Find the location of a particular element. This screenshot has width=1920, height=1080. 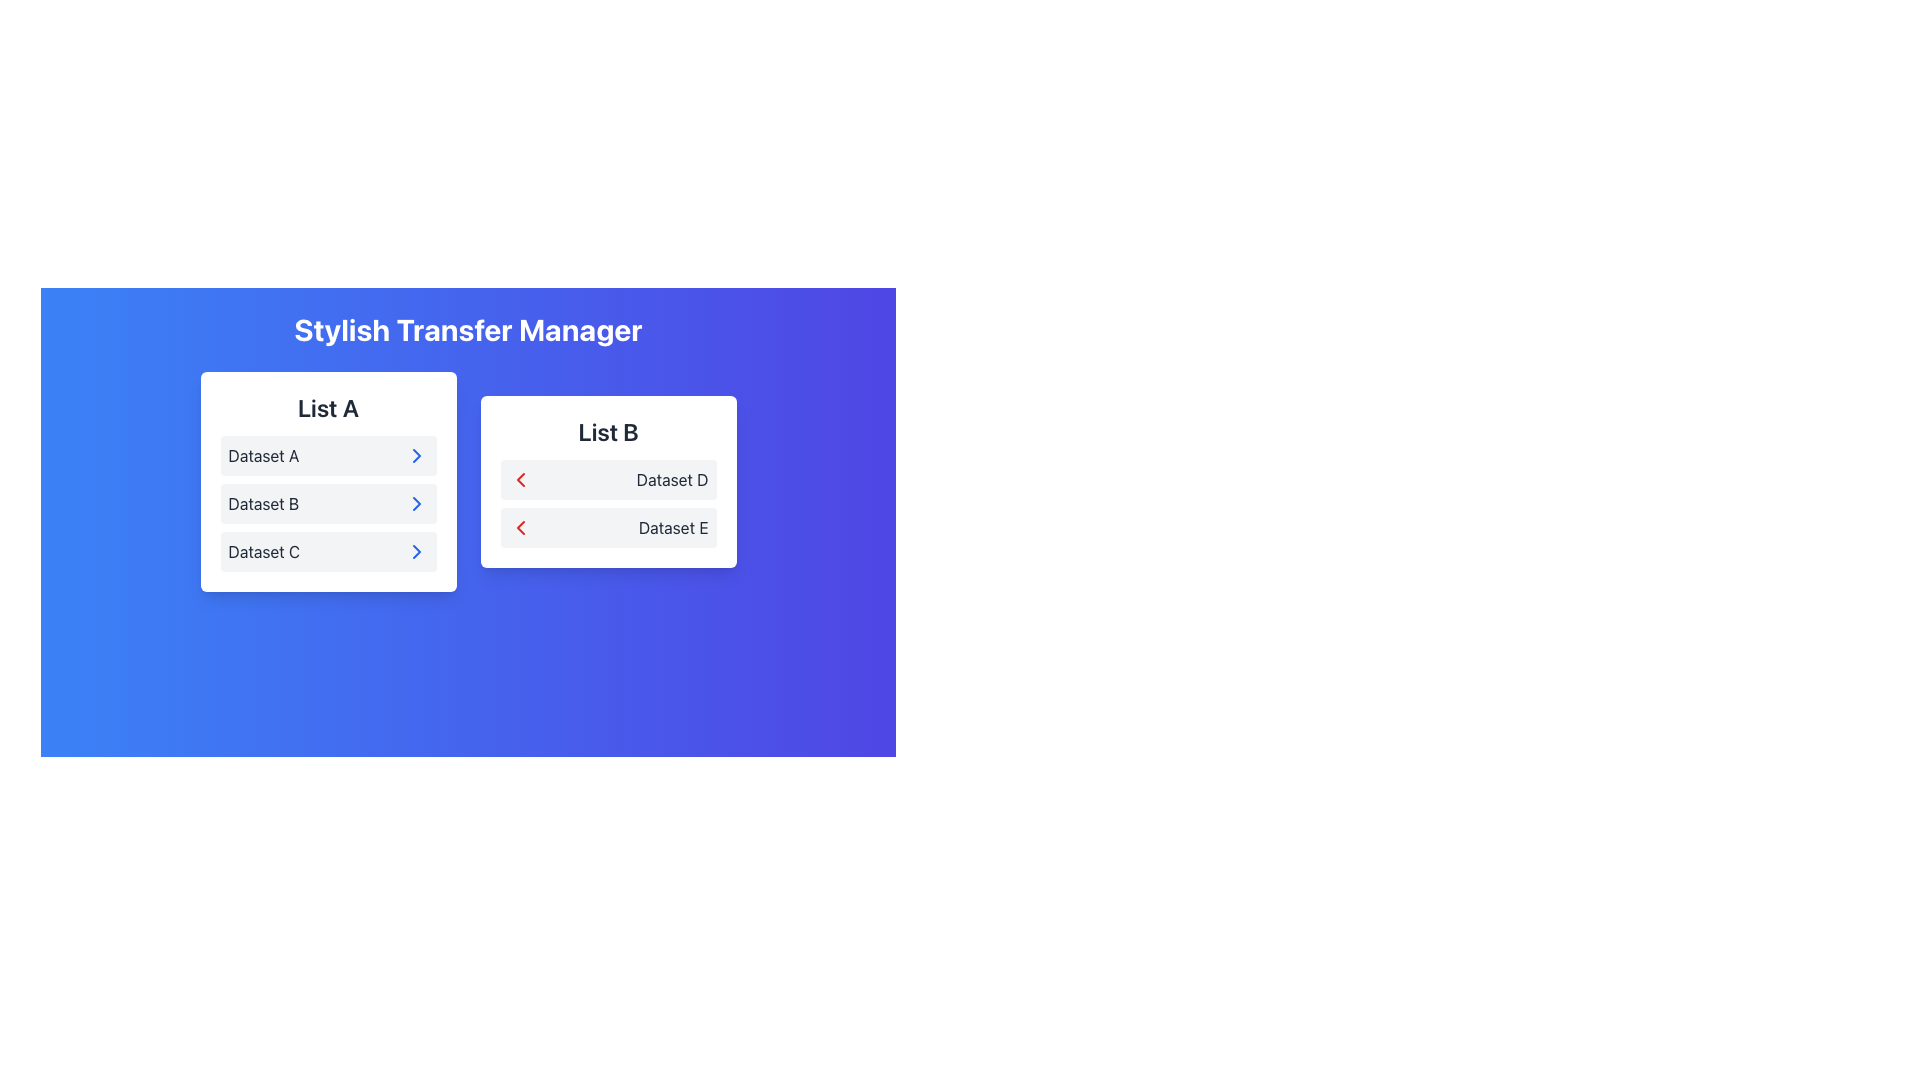

text label displaying 'Dataset A' located in the first row of 'List A' on the left column, which has a button-like appearance is located at coordinates (263, 455).